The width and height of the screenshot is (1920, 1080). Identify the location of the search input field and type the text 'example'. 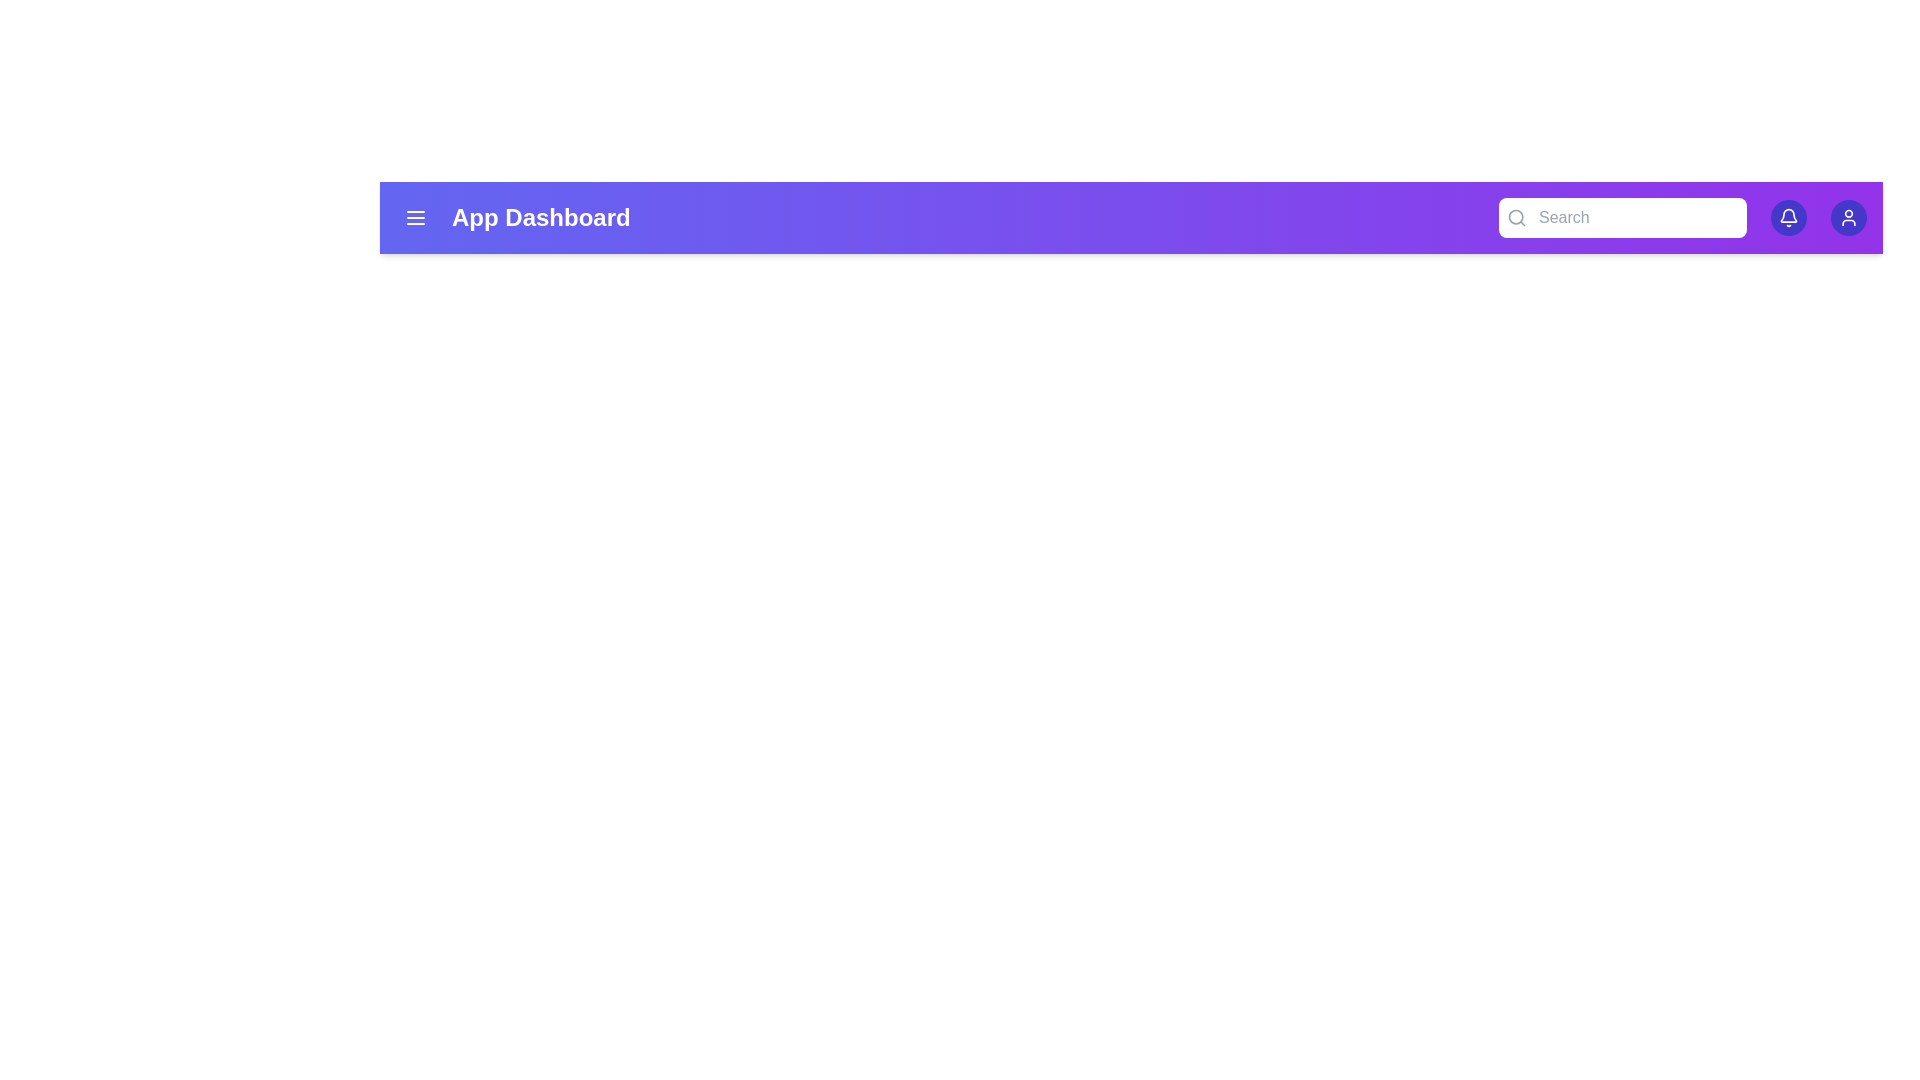
(1622, 218).